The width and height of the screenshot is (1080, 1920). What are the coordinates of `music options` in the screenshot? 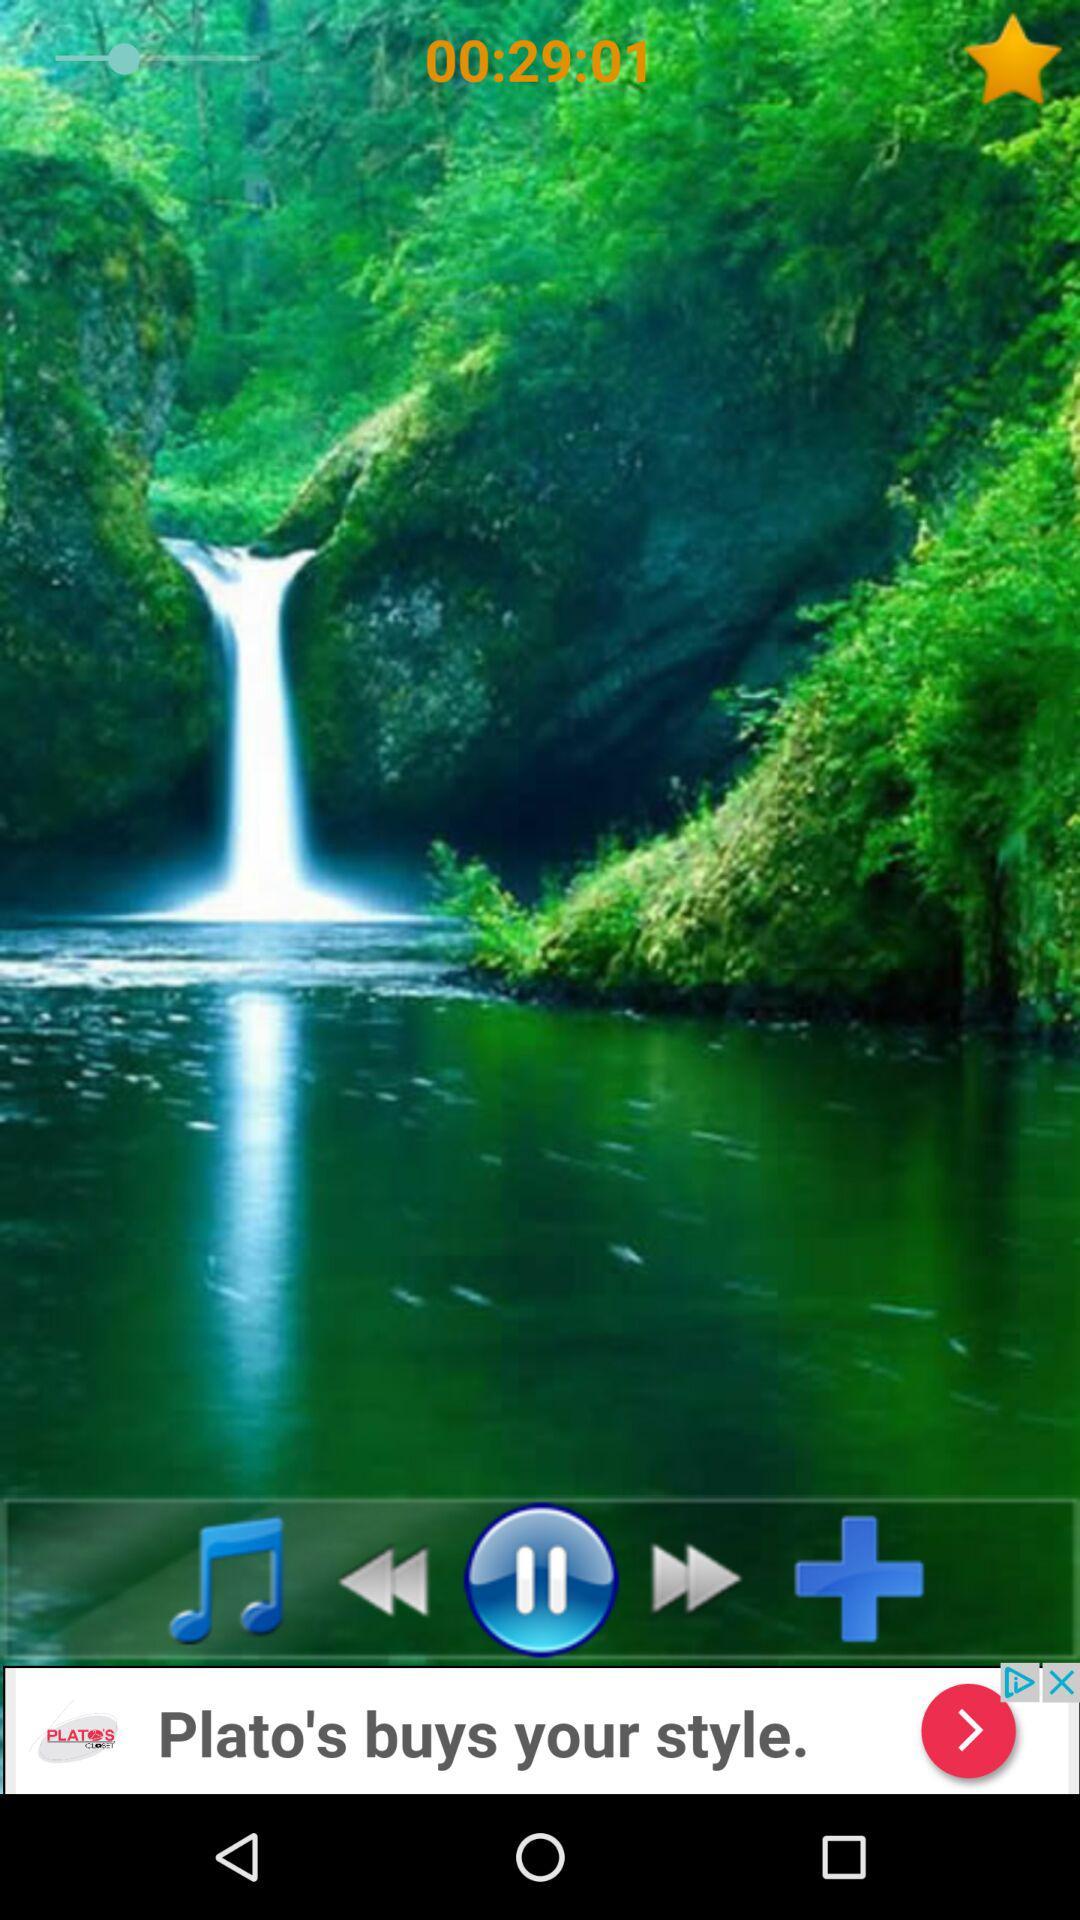 It's located at (204, 1577).